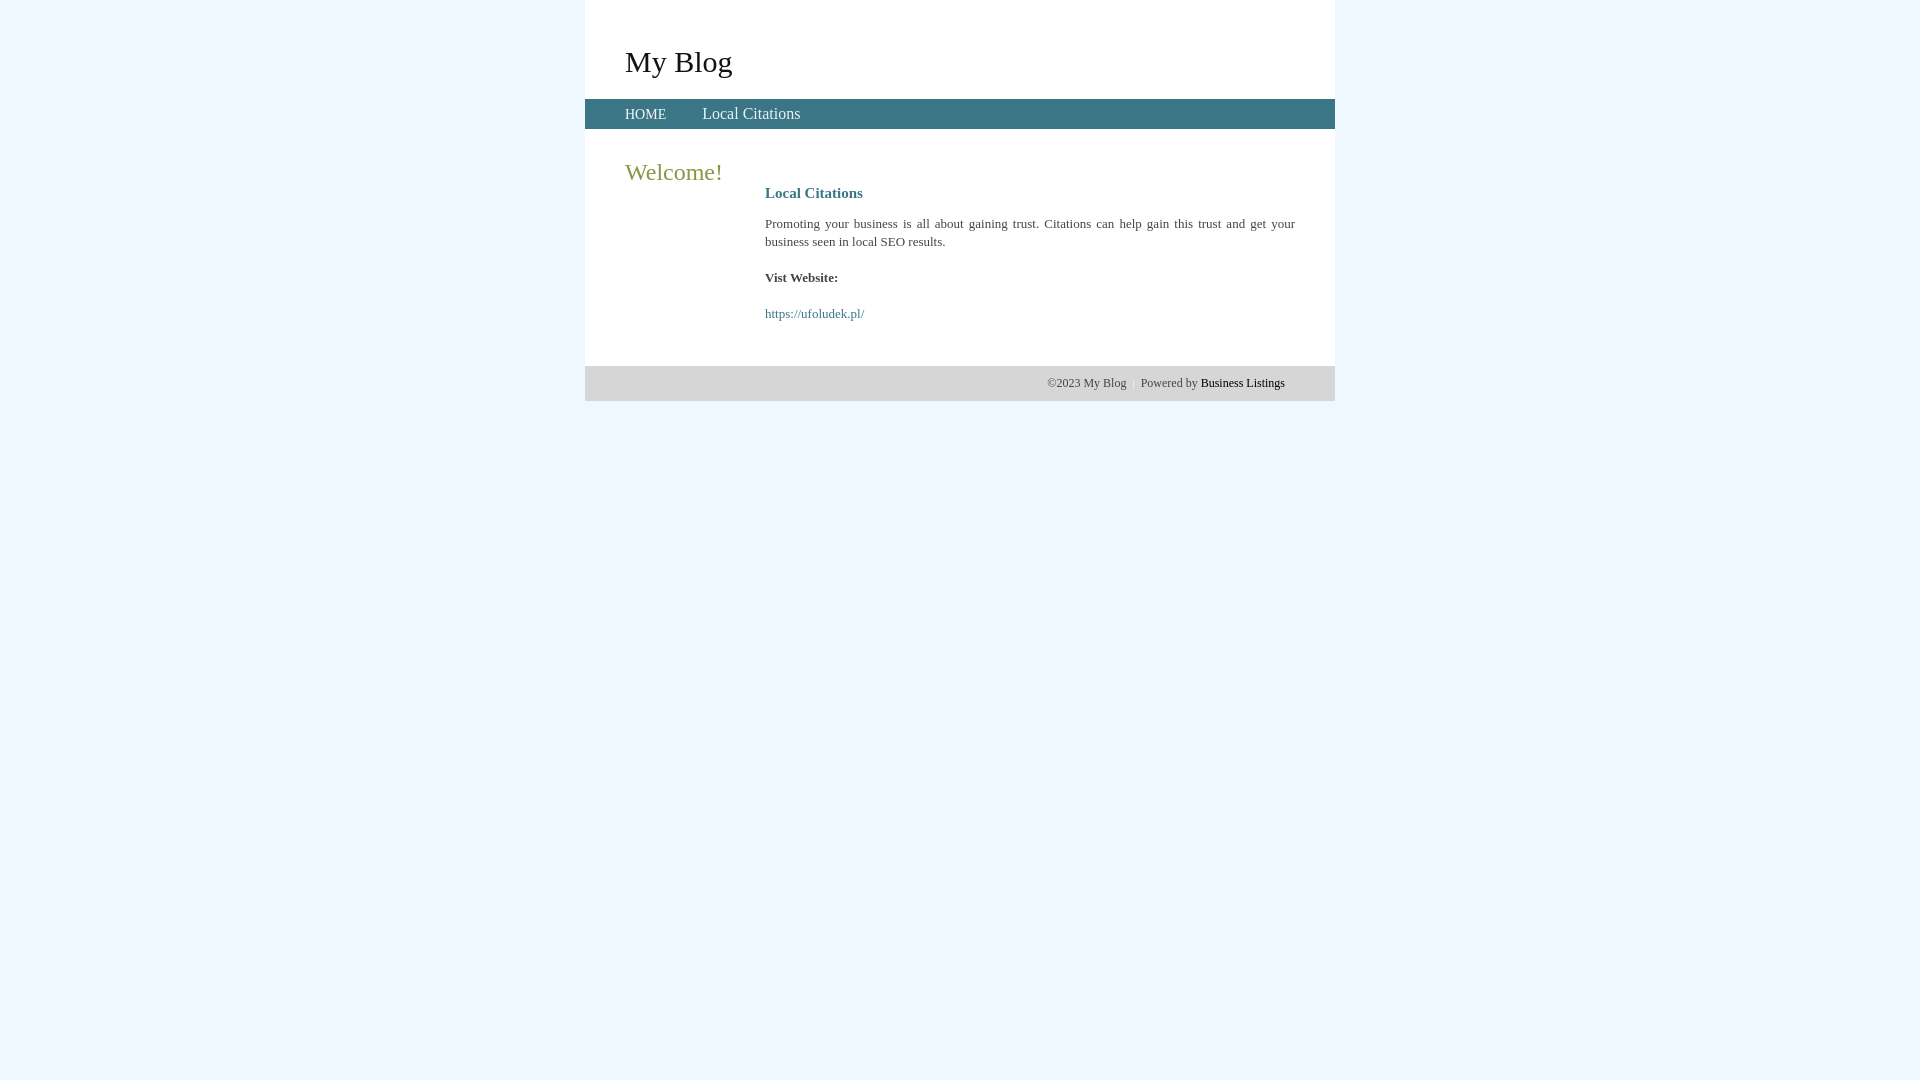 The height and width of the screenshot is (1080, 1920). I want to click on 'My Blog', so click(678, 60).